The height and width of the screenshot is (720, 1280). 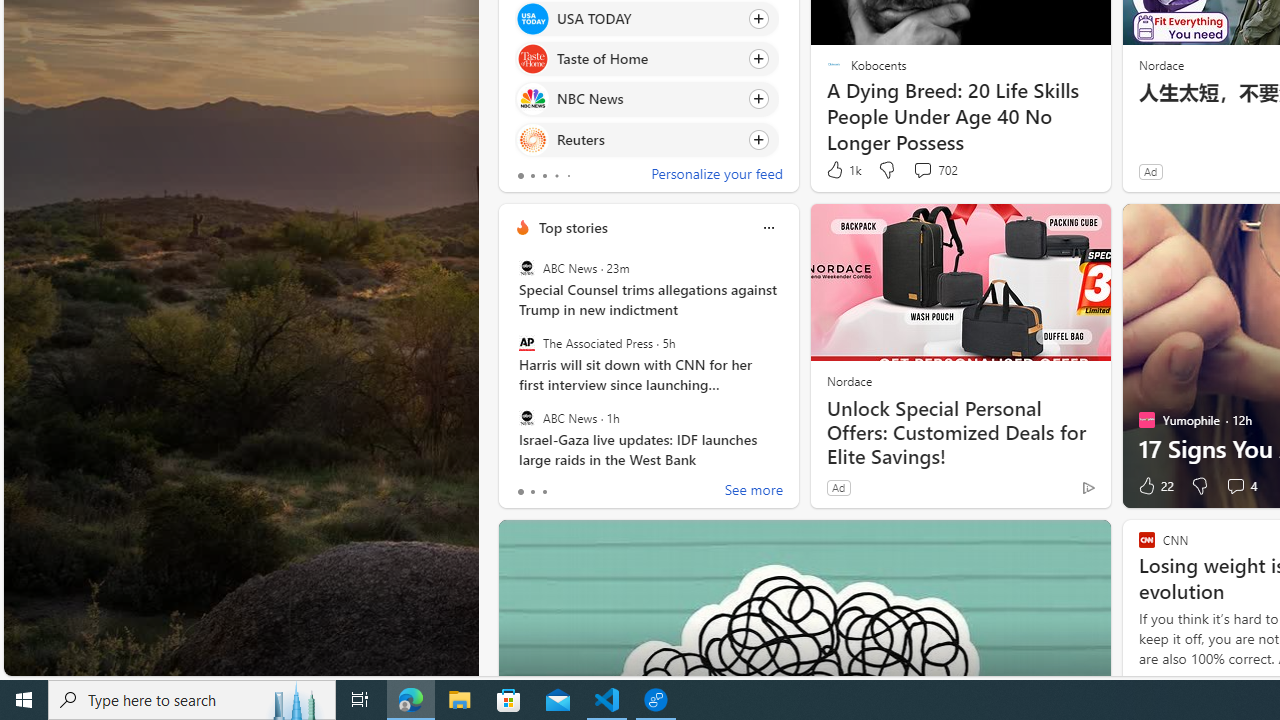 I want to click on 'View comments 702 Comment', so click(x=934, y=169).